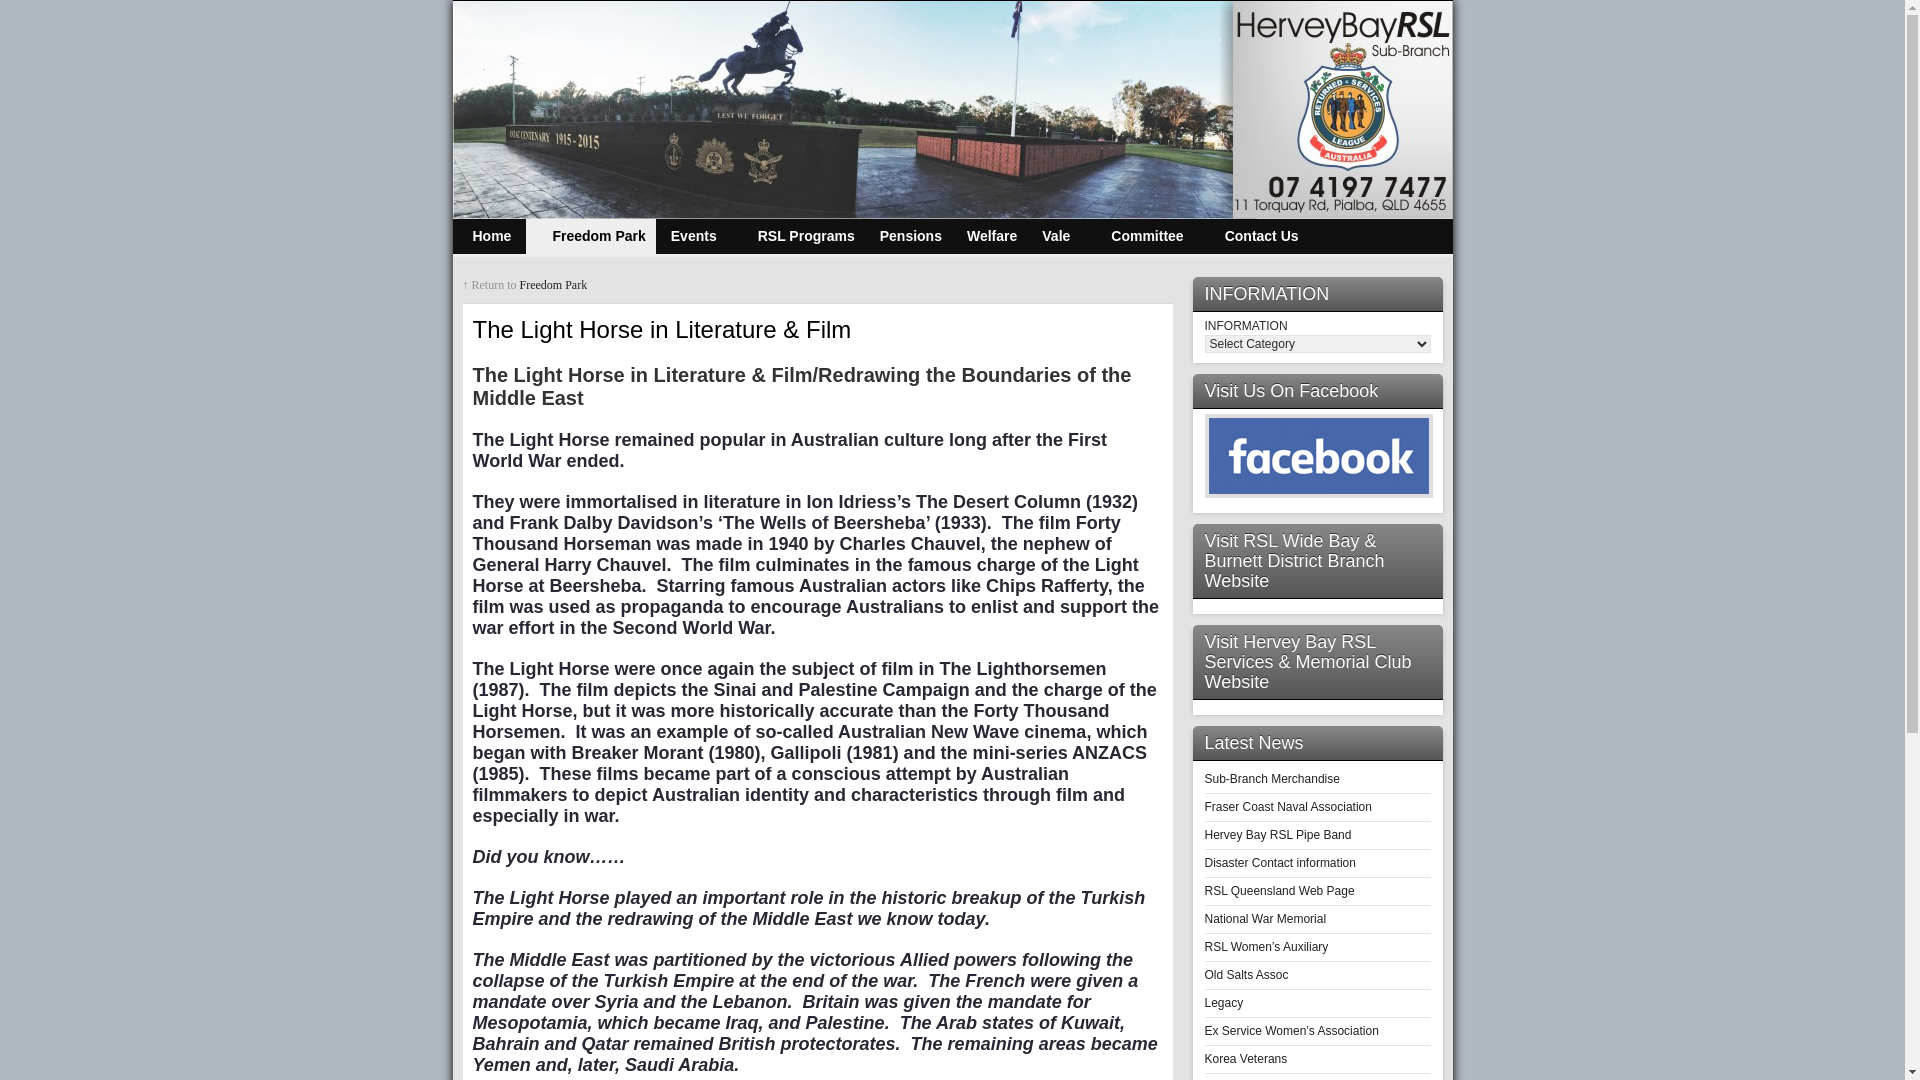  Describe the element at coordinates (1245, 974) in the screenshot. I see `'Old Salts Assoc'` at that location.